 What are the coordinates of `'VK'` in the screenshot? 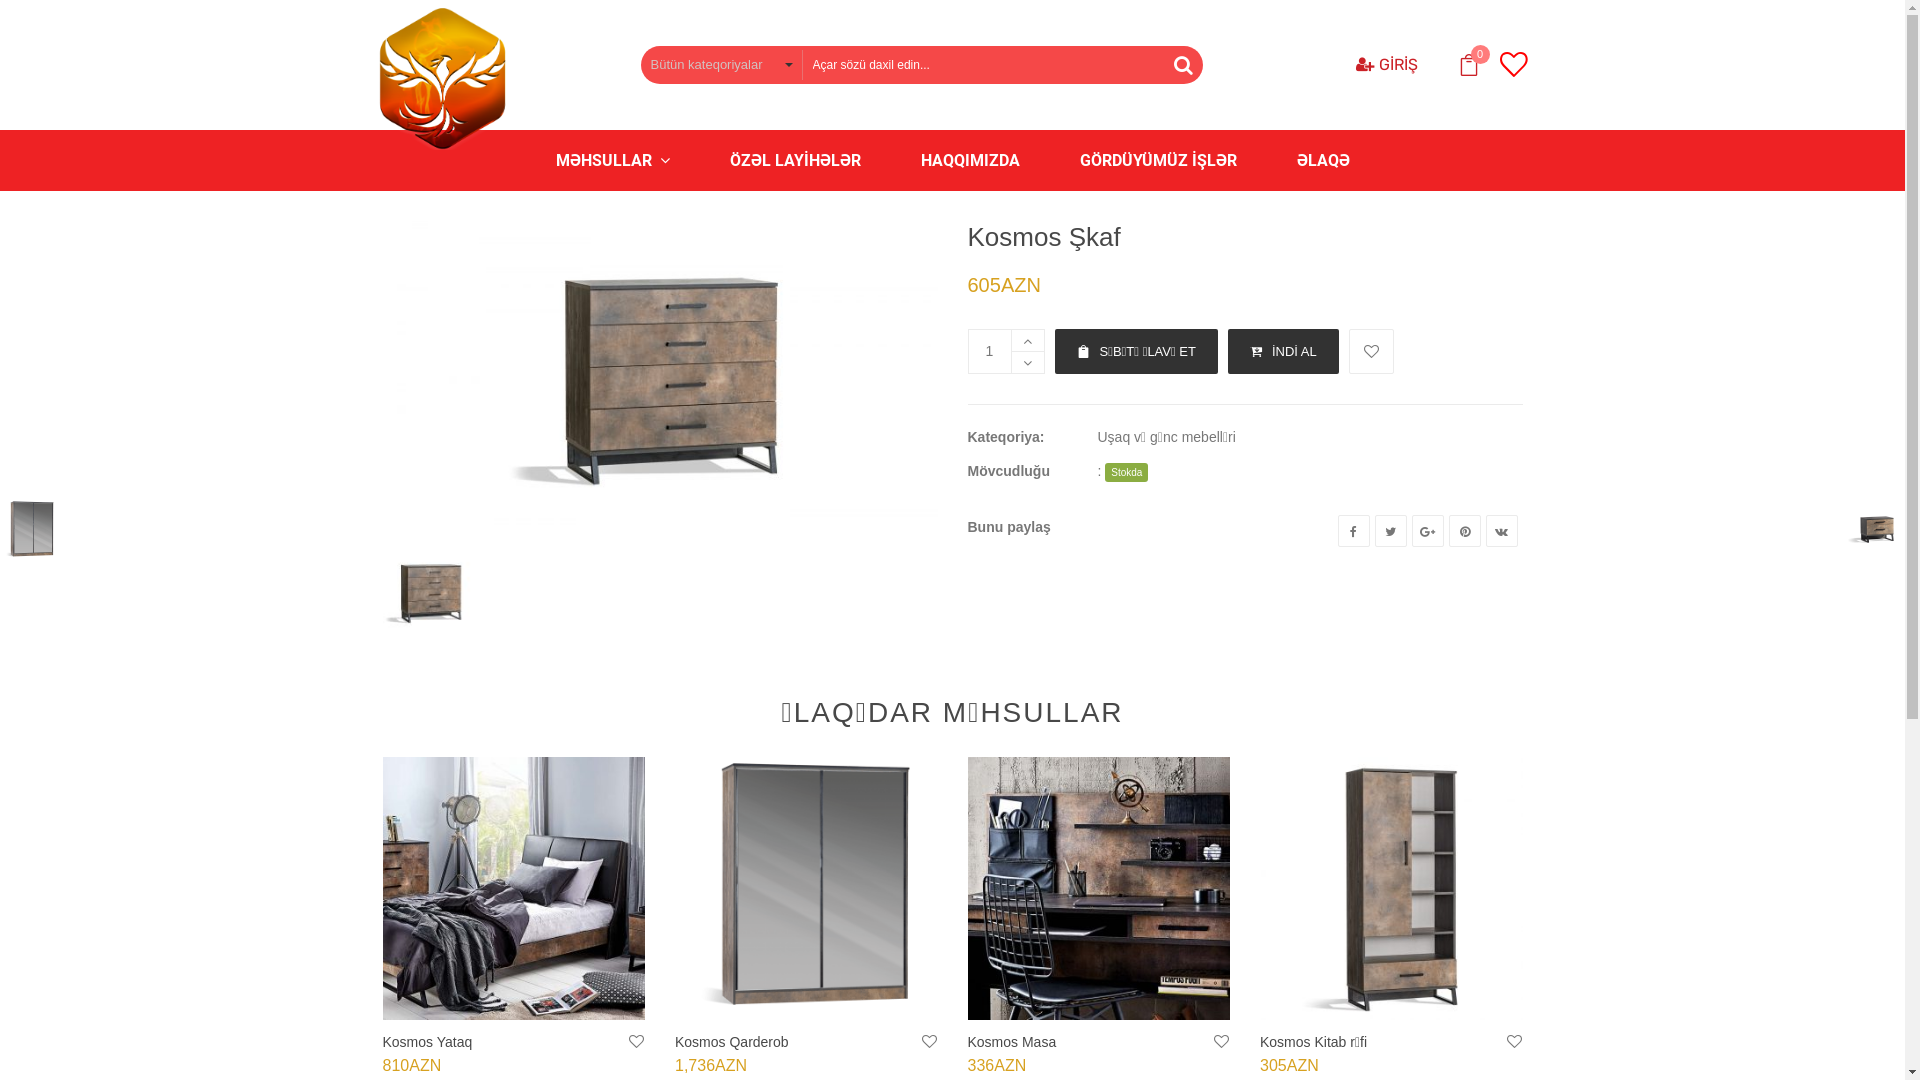 It's located at (1502, 530).